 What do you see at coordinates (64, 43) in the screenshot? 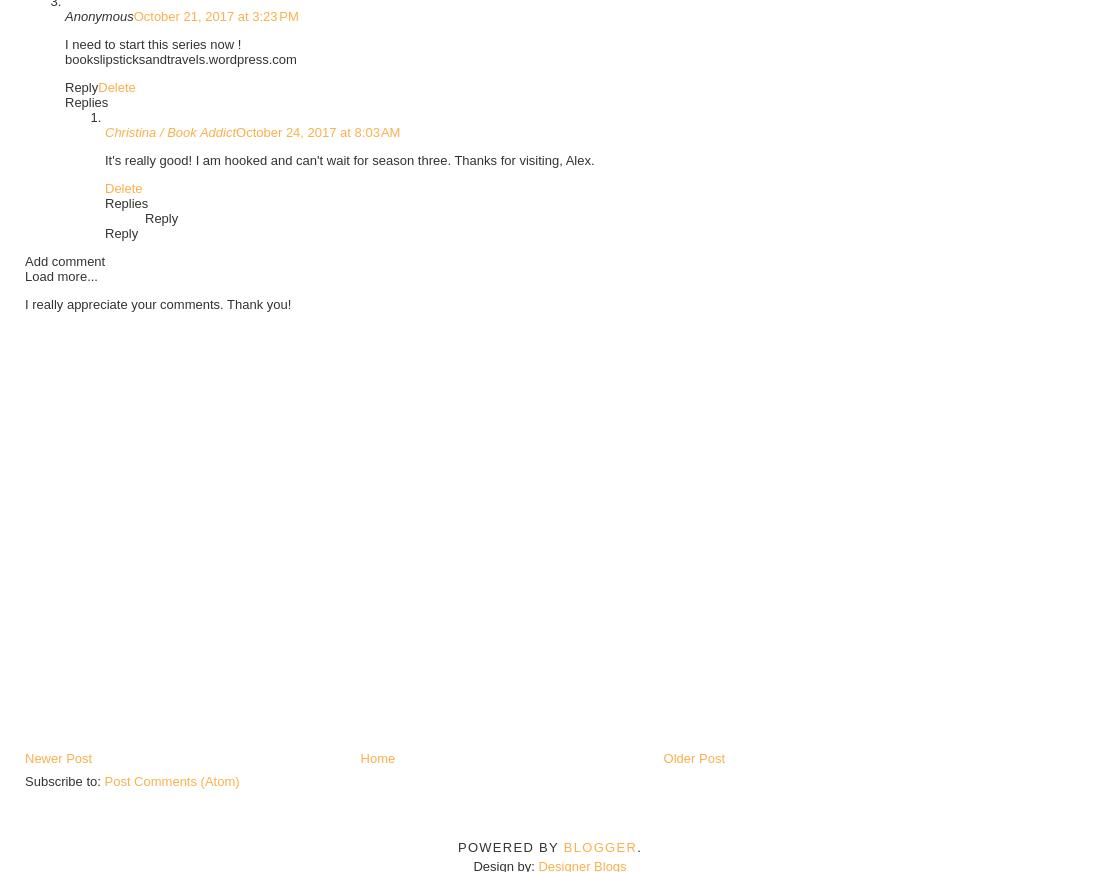
I see `'I need to start this series now !'` at bounding box center [64, 43].